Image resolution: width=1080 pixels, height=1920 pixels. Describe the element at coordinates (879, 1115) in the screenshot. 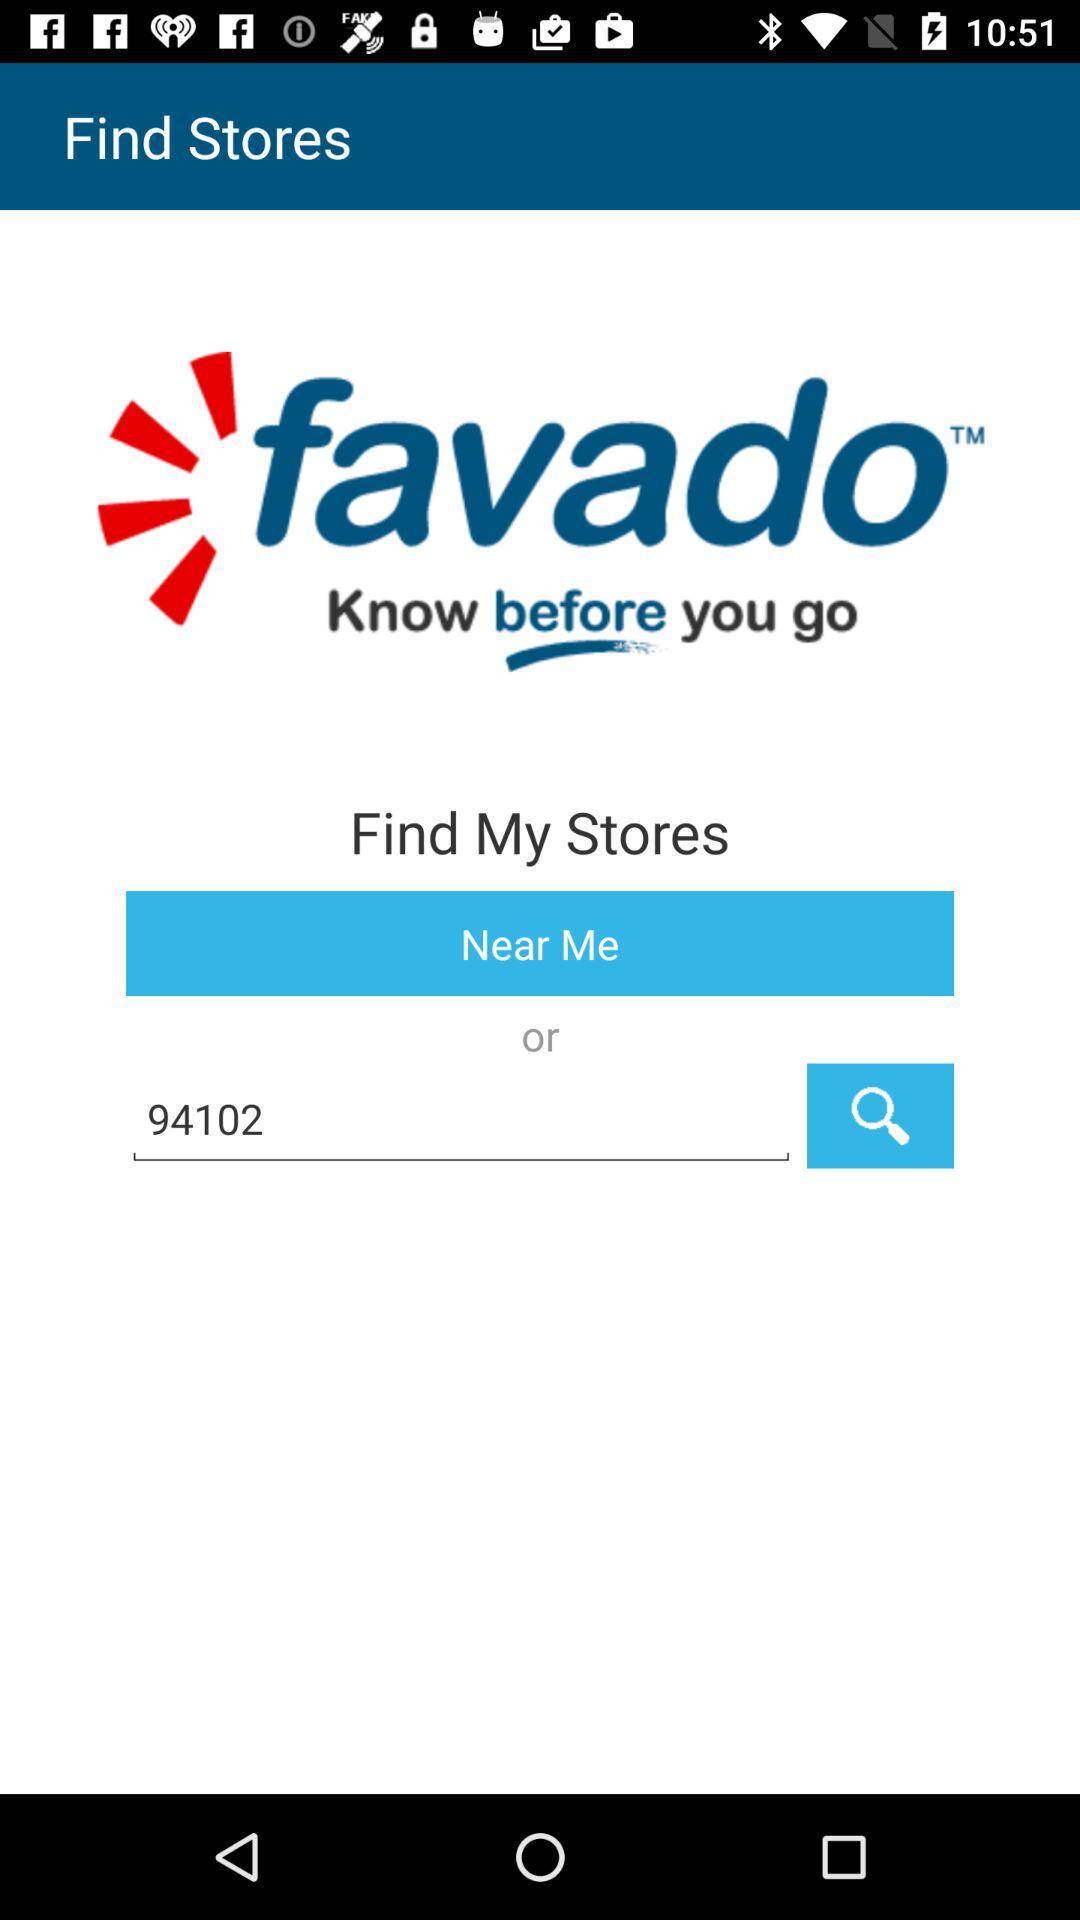

I see `search` at that location.